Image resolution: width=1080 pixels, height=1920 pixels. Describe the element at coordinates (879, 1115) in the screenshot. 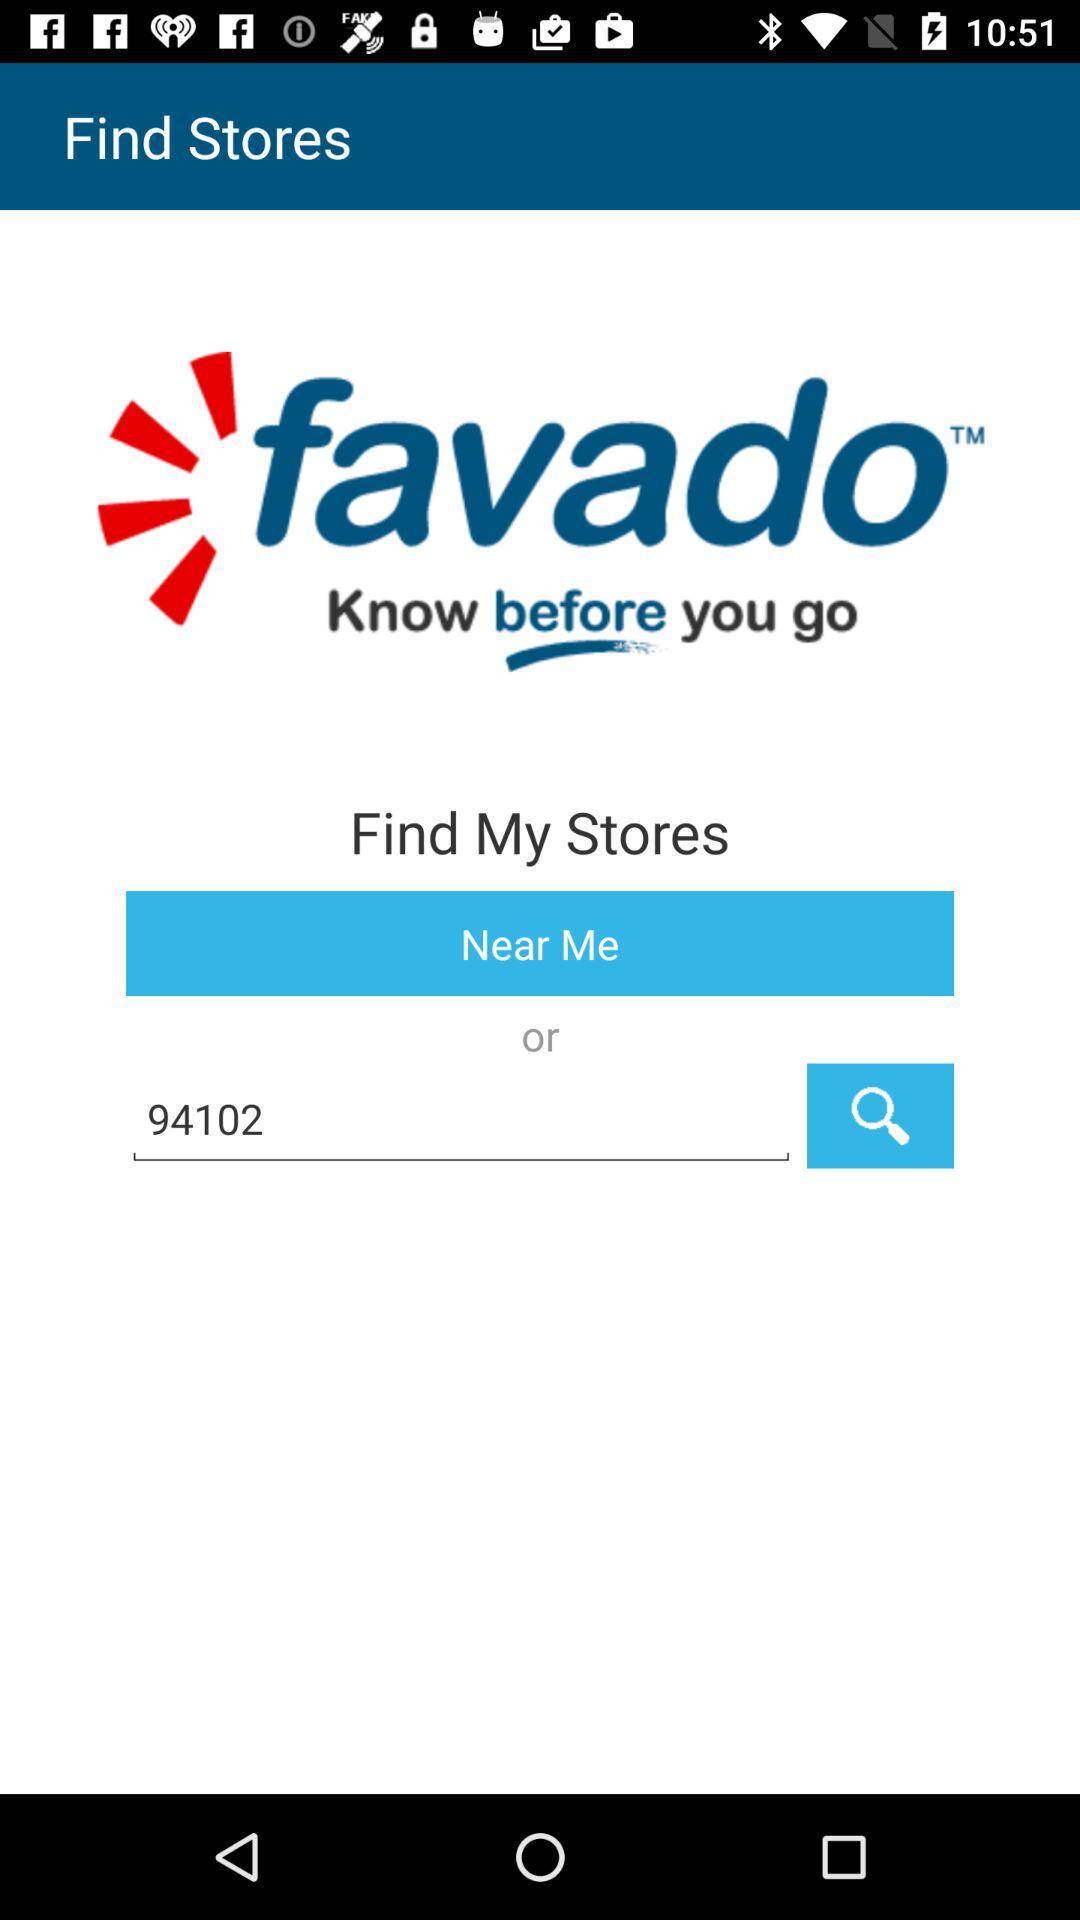

I see `search` at that location.